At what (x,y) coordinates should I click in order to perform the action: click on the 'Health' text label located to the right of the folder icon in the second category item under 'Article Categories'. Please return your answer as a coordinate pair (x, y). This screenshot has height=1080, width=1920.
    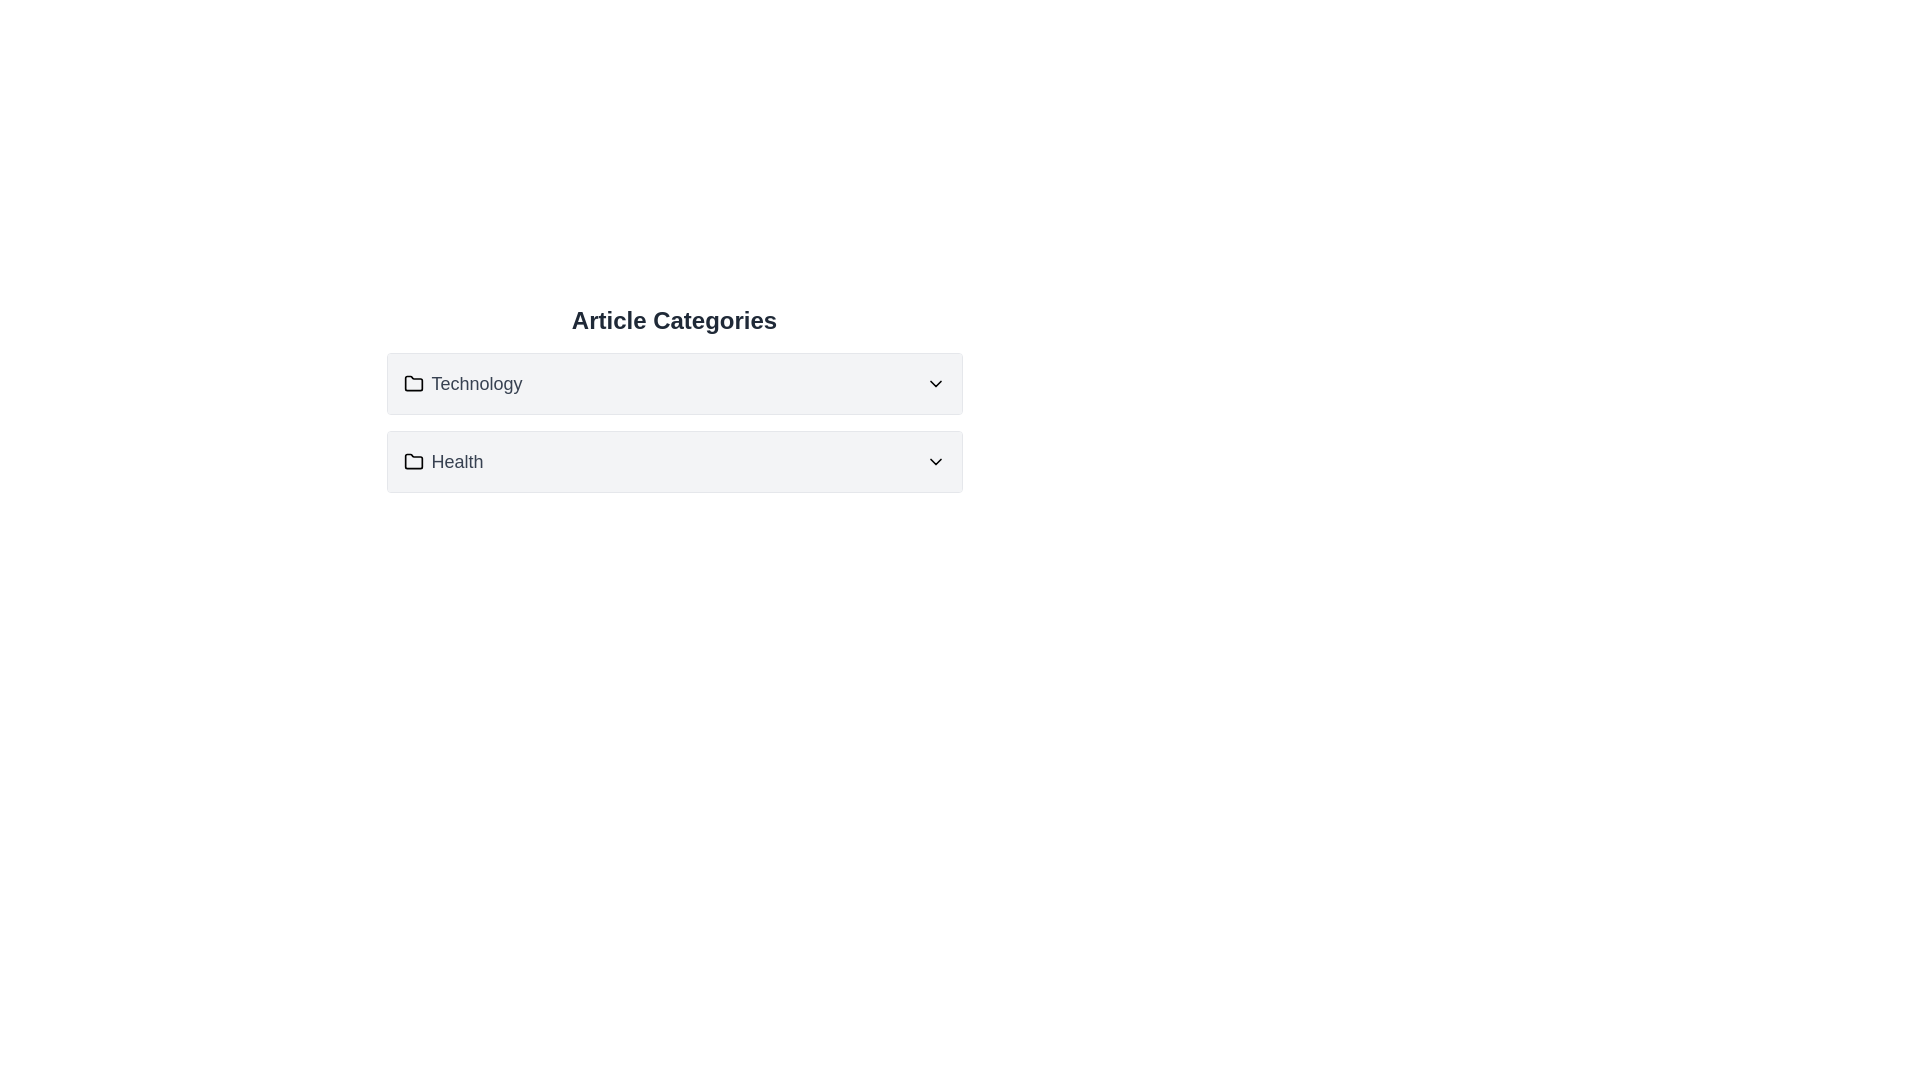
    Looking at the image, I should click on (456, 462).